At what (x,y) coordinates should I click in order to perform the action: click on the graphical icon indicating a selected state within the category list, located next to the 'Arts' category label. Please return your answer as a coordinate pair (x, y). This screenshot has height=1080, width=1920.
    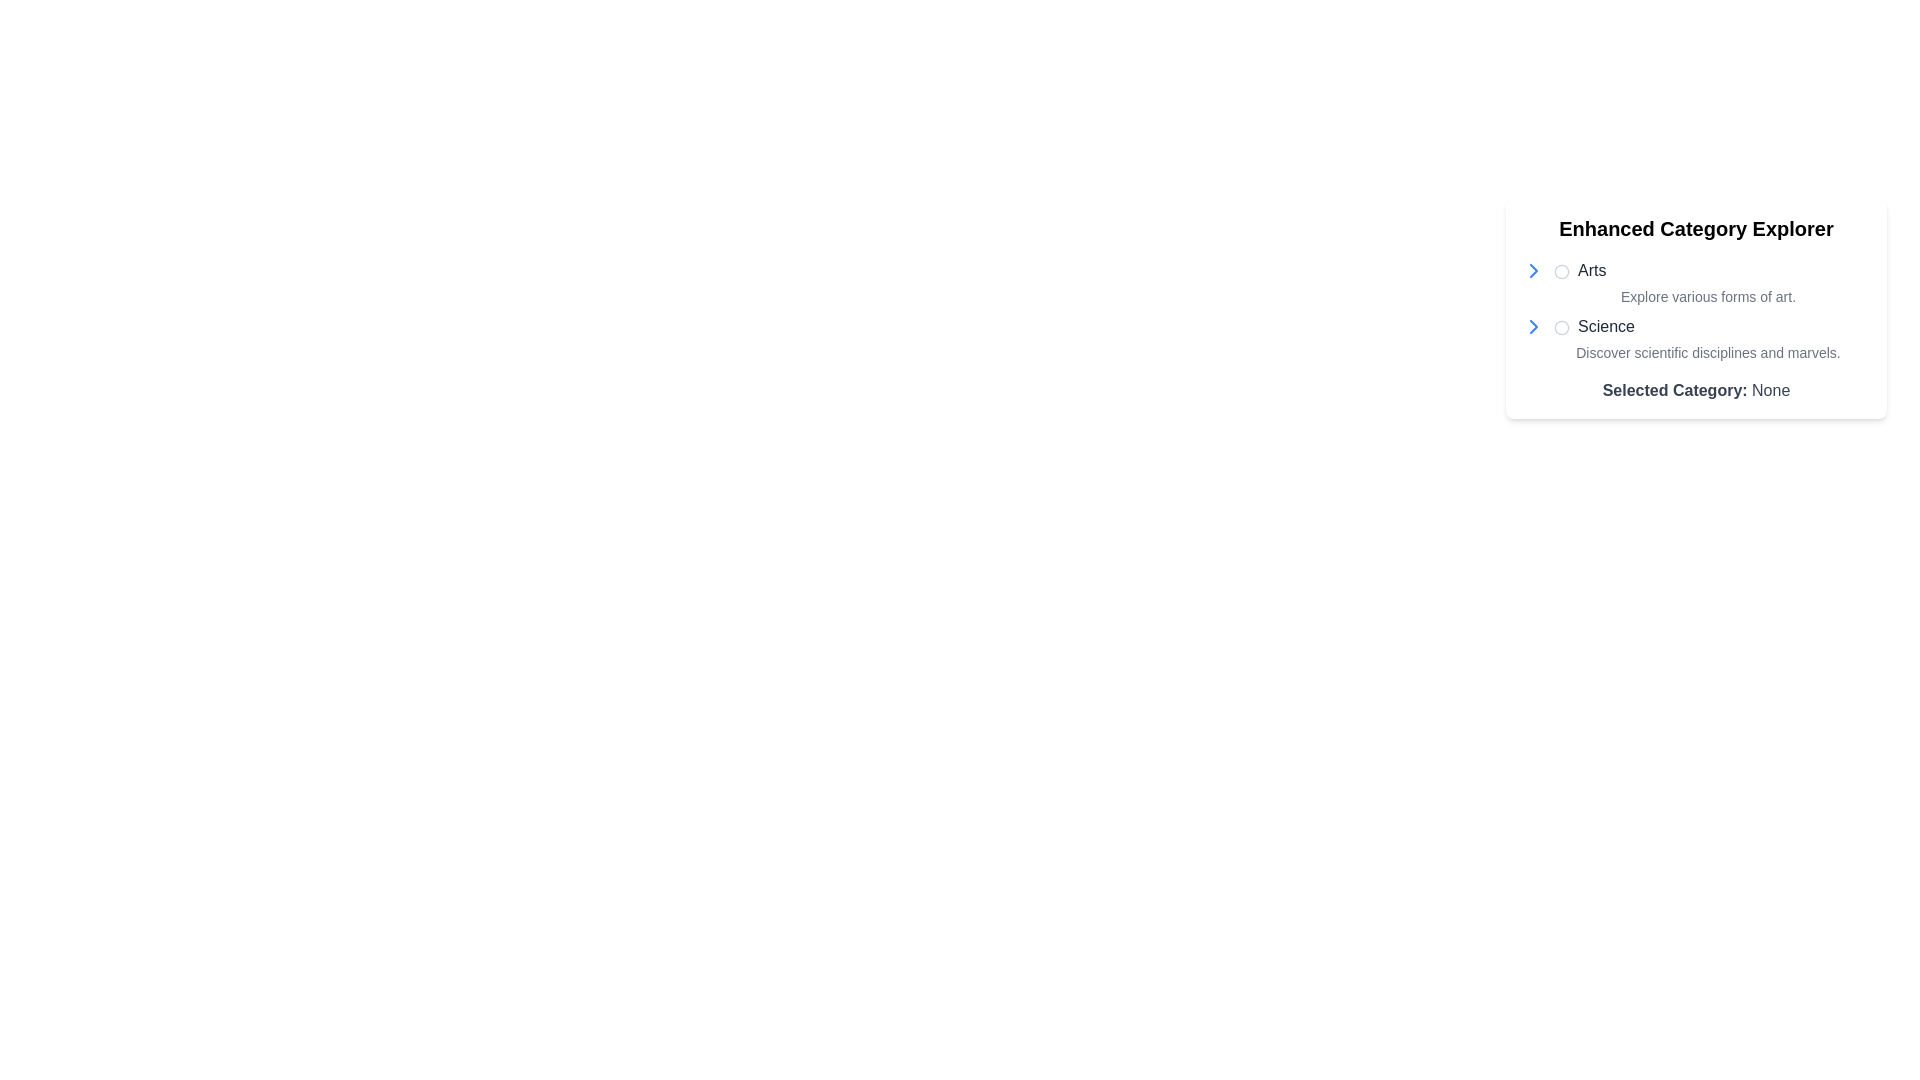
    Looking at the image, I should click on (1560, 270).